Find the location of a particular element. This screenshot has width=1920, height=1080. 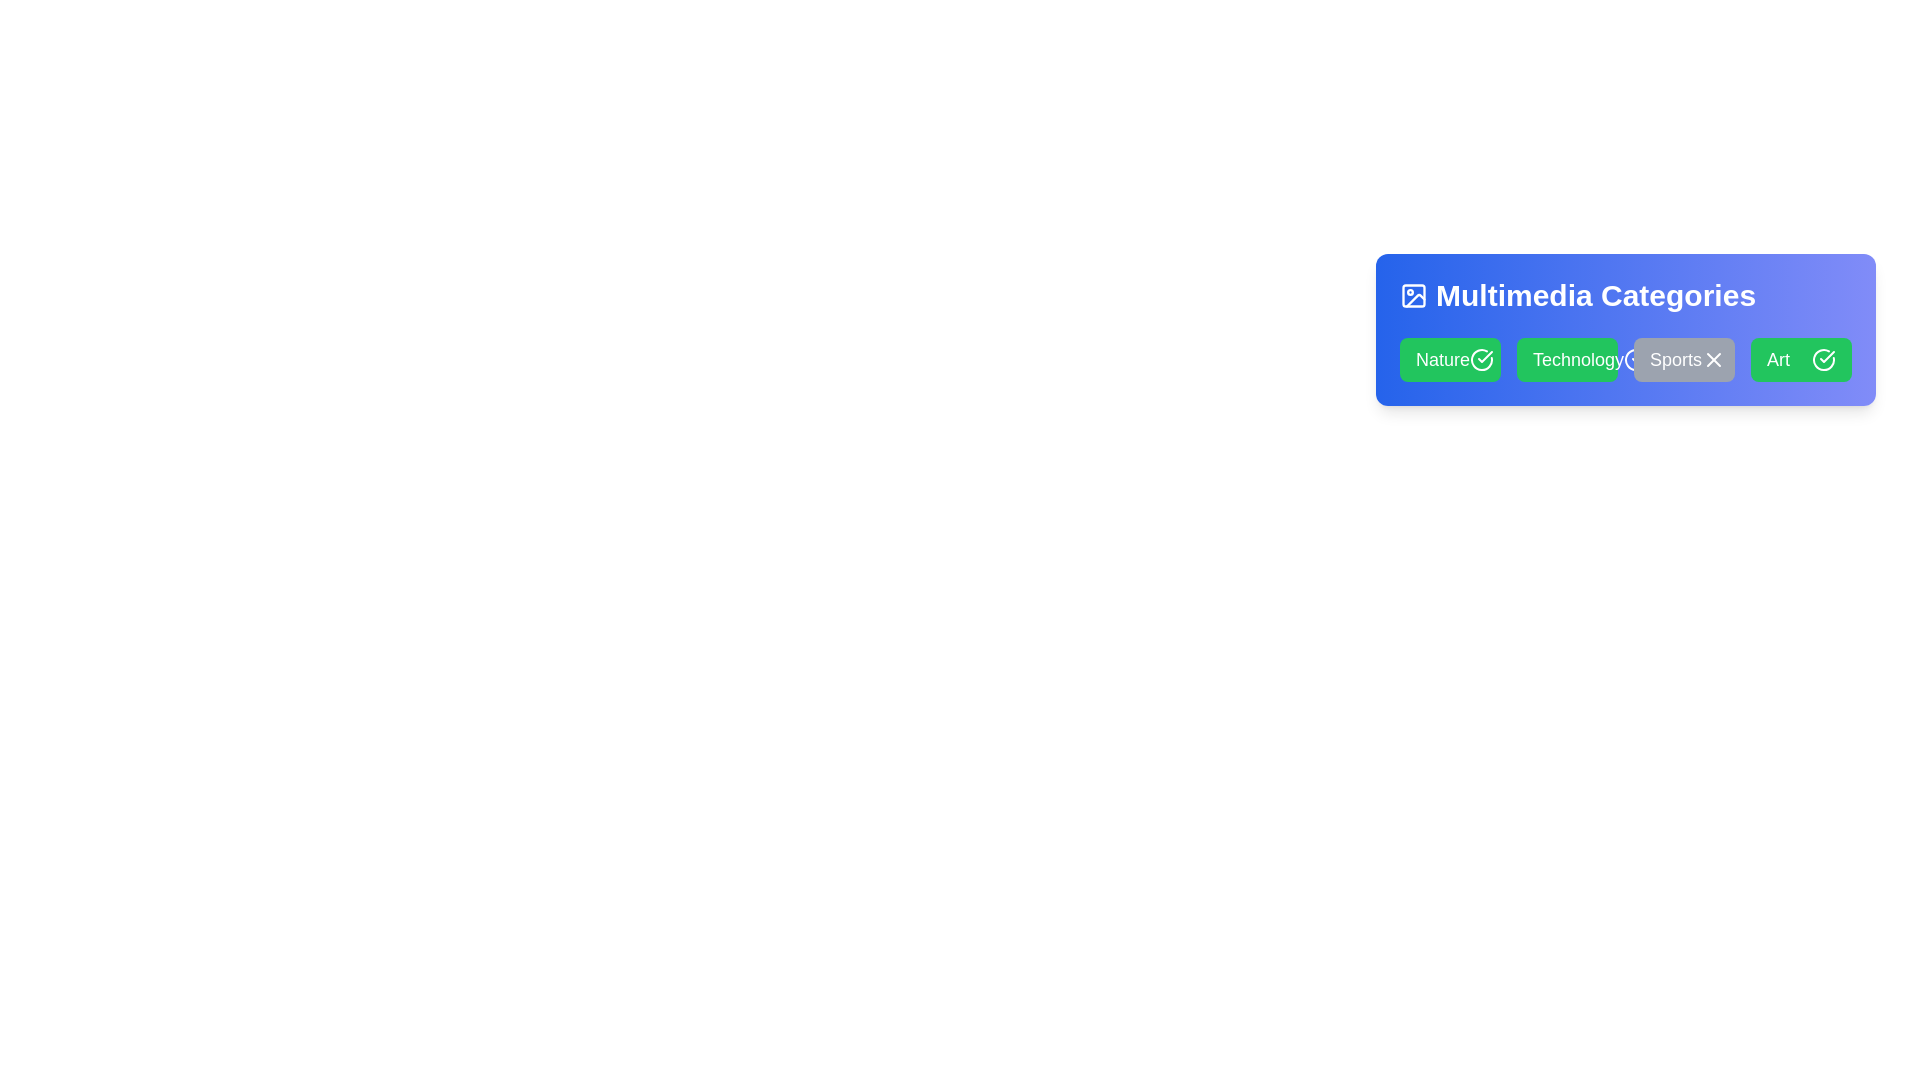

the circular green icon with a white checkmark inside, which is located adjacent to the text label 'Nature' in the green button labeled 'Nature' is located at coordinates (1482, 358).